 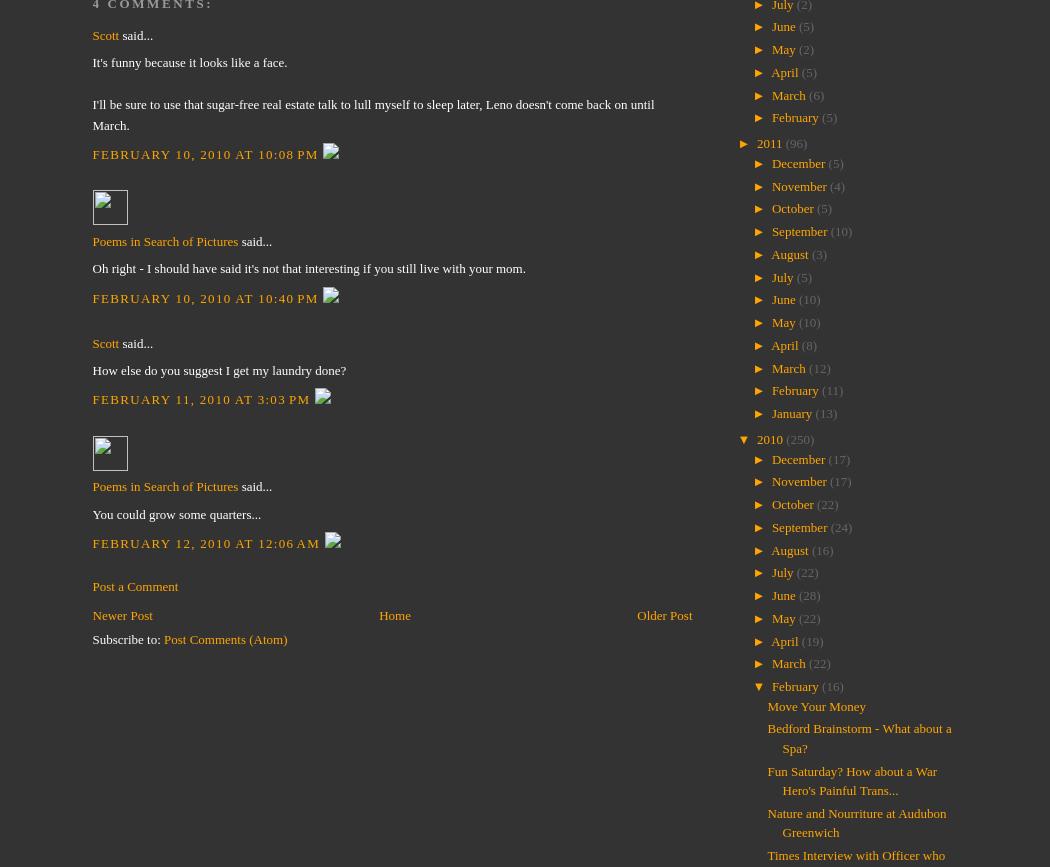 I want to click on '(250)', so click(x=798, y=438).